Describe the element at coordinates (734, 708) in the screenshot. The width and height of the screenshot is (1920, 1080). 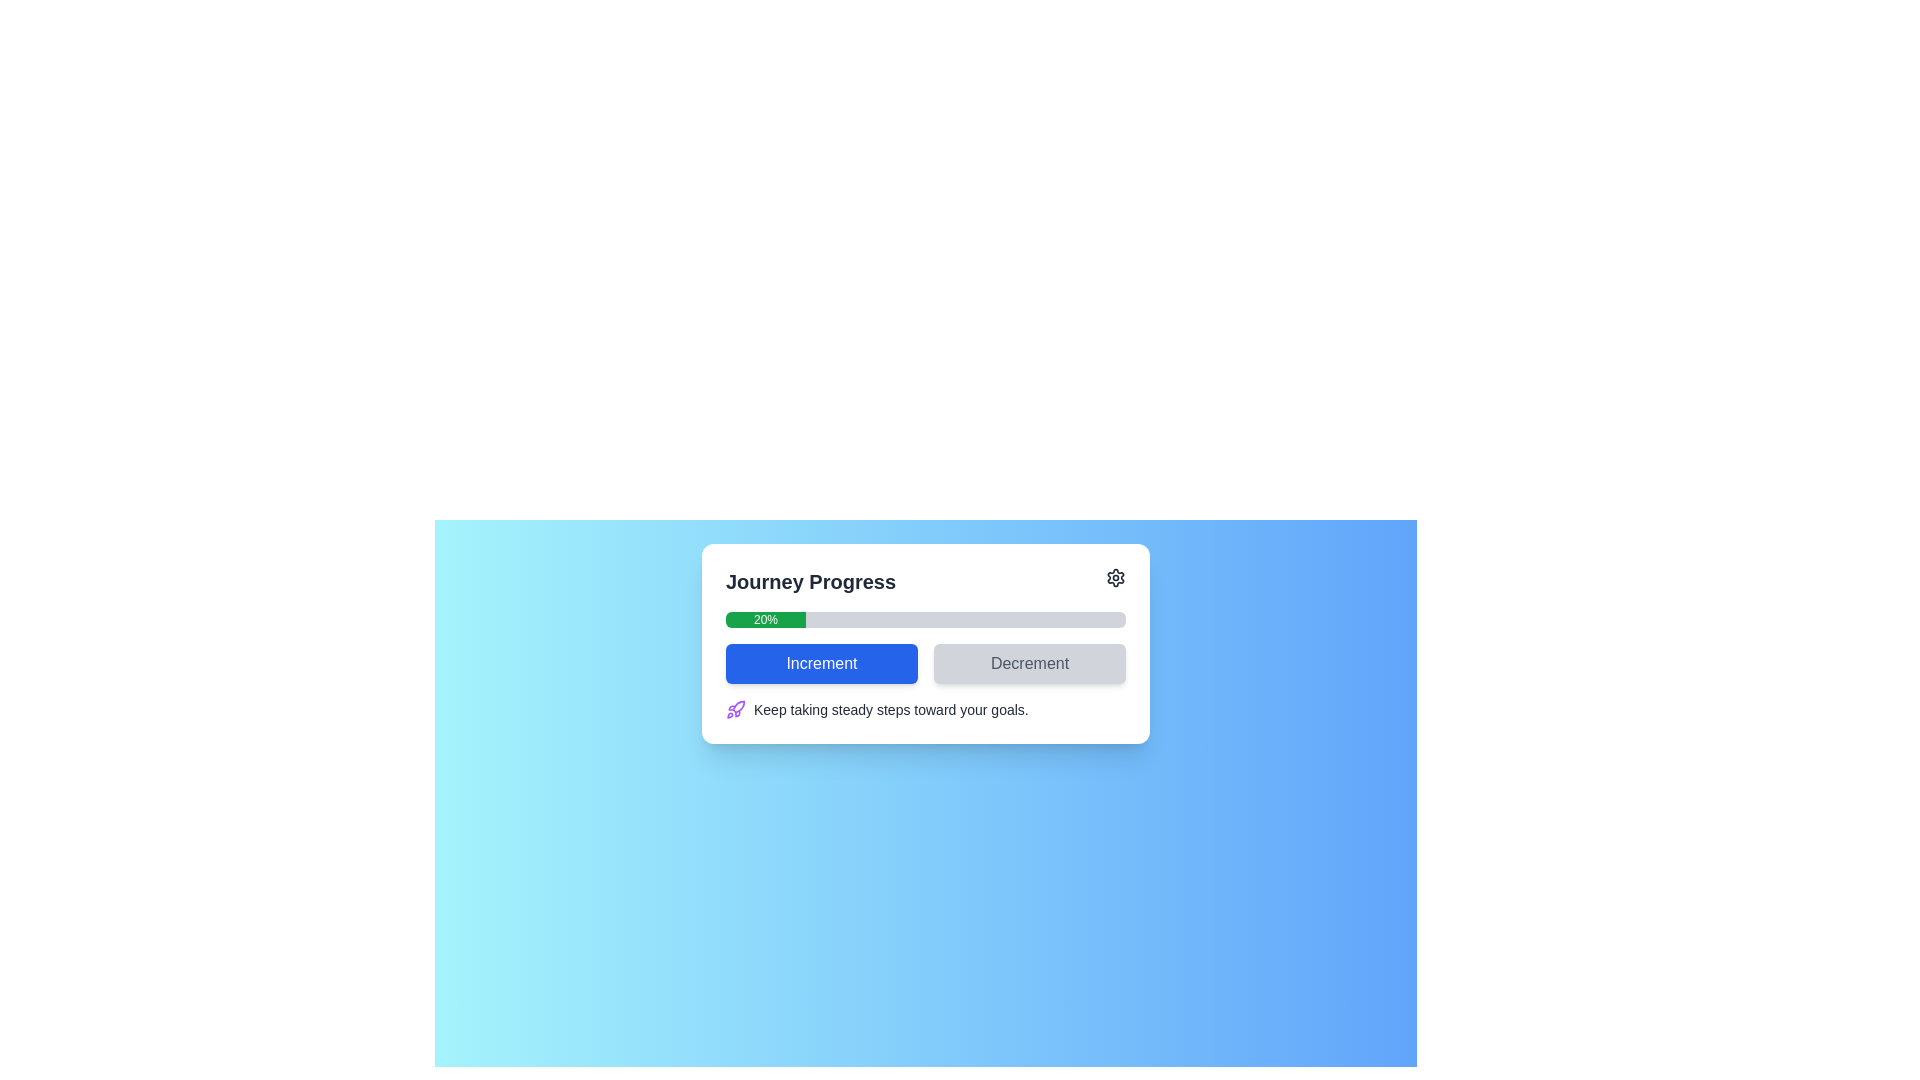
I see `the symbolic icon located to the far left of the text 'Keep taking steady steps toward your goals.'` at that location.